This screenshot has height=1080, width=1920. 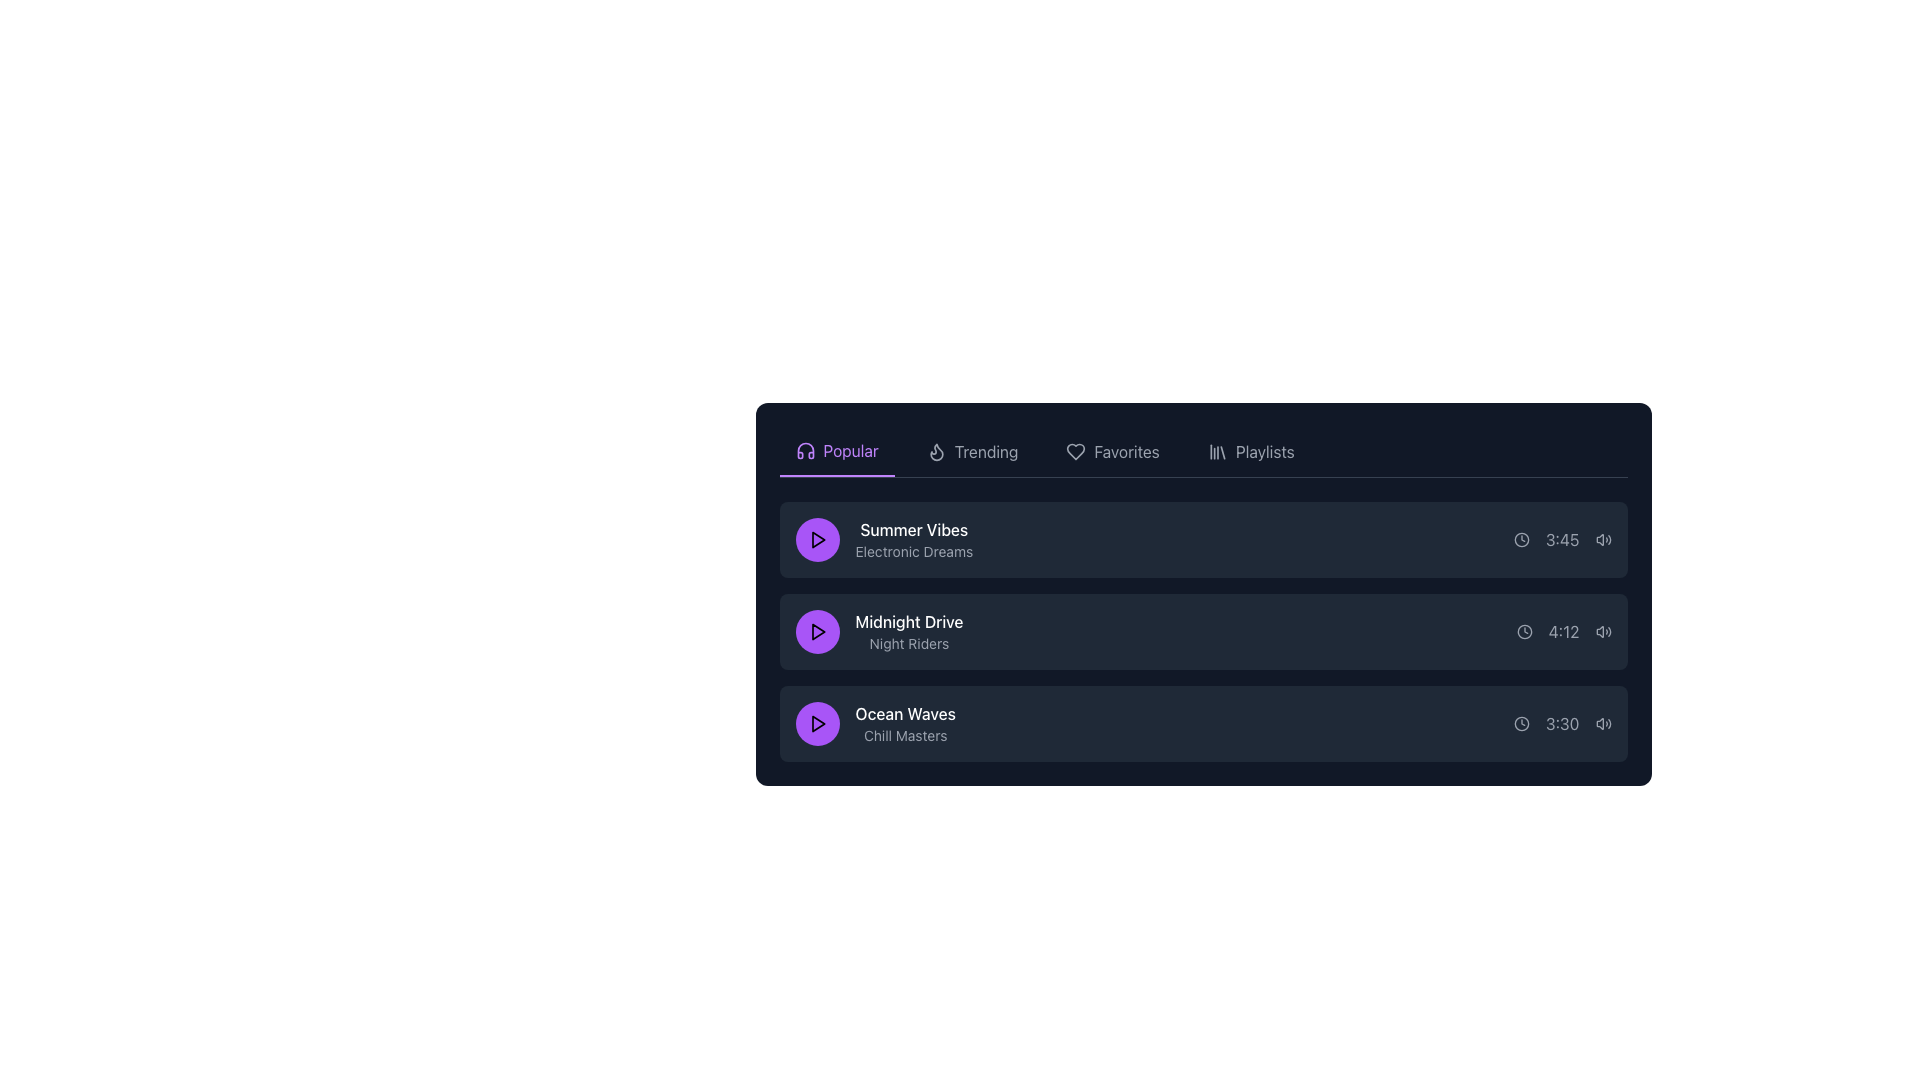 What do you see at coordinates (913, 540) in the screenshot?
I see `the text block that provides information about the music track or playlist titled 'Summer Vibes' and 'Electronic Dreams', located to the right of the circular play button in the first row of a list` at bounding box center [913, 540].